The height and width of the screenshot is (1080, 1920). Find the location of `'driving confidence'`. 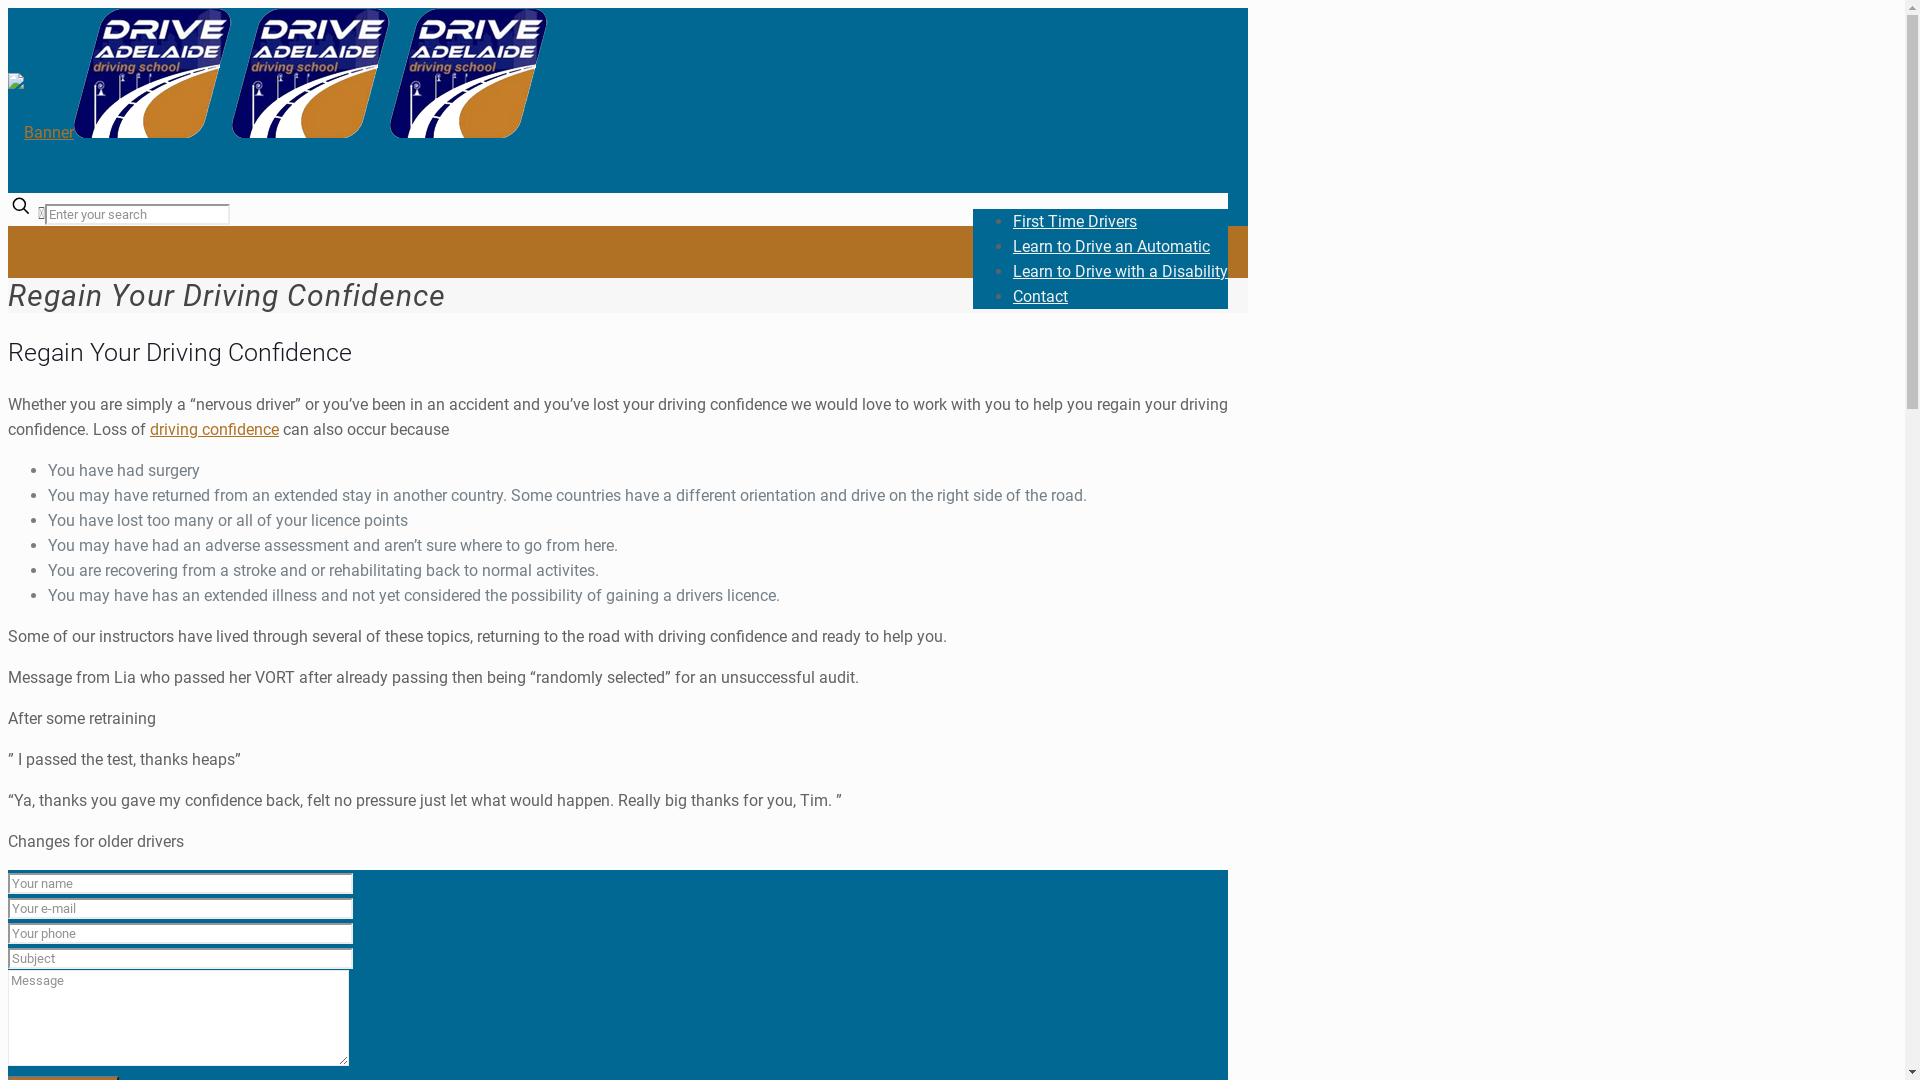

'driving confidence' is located at coordinates (214, 428).